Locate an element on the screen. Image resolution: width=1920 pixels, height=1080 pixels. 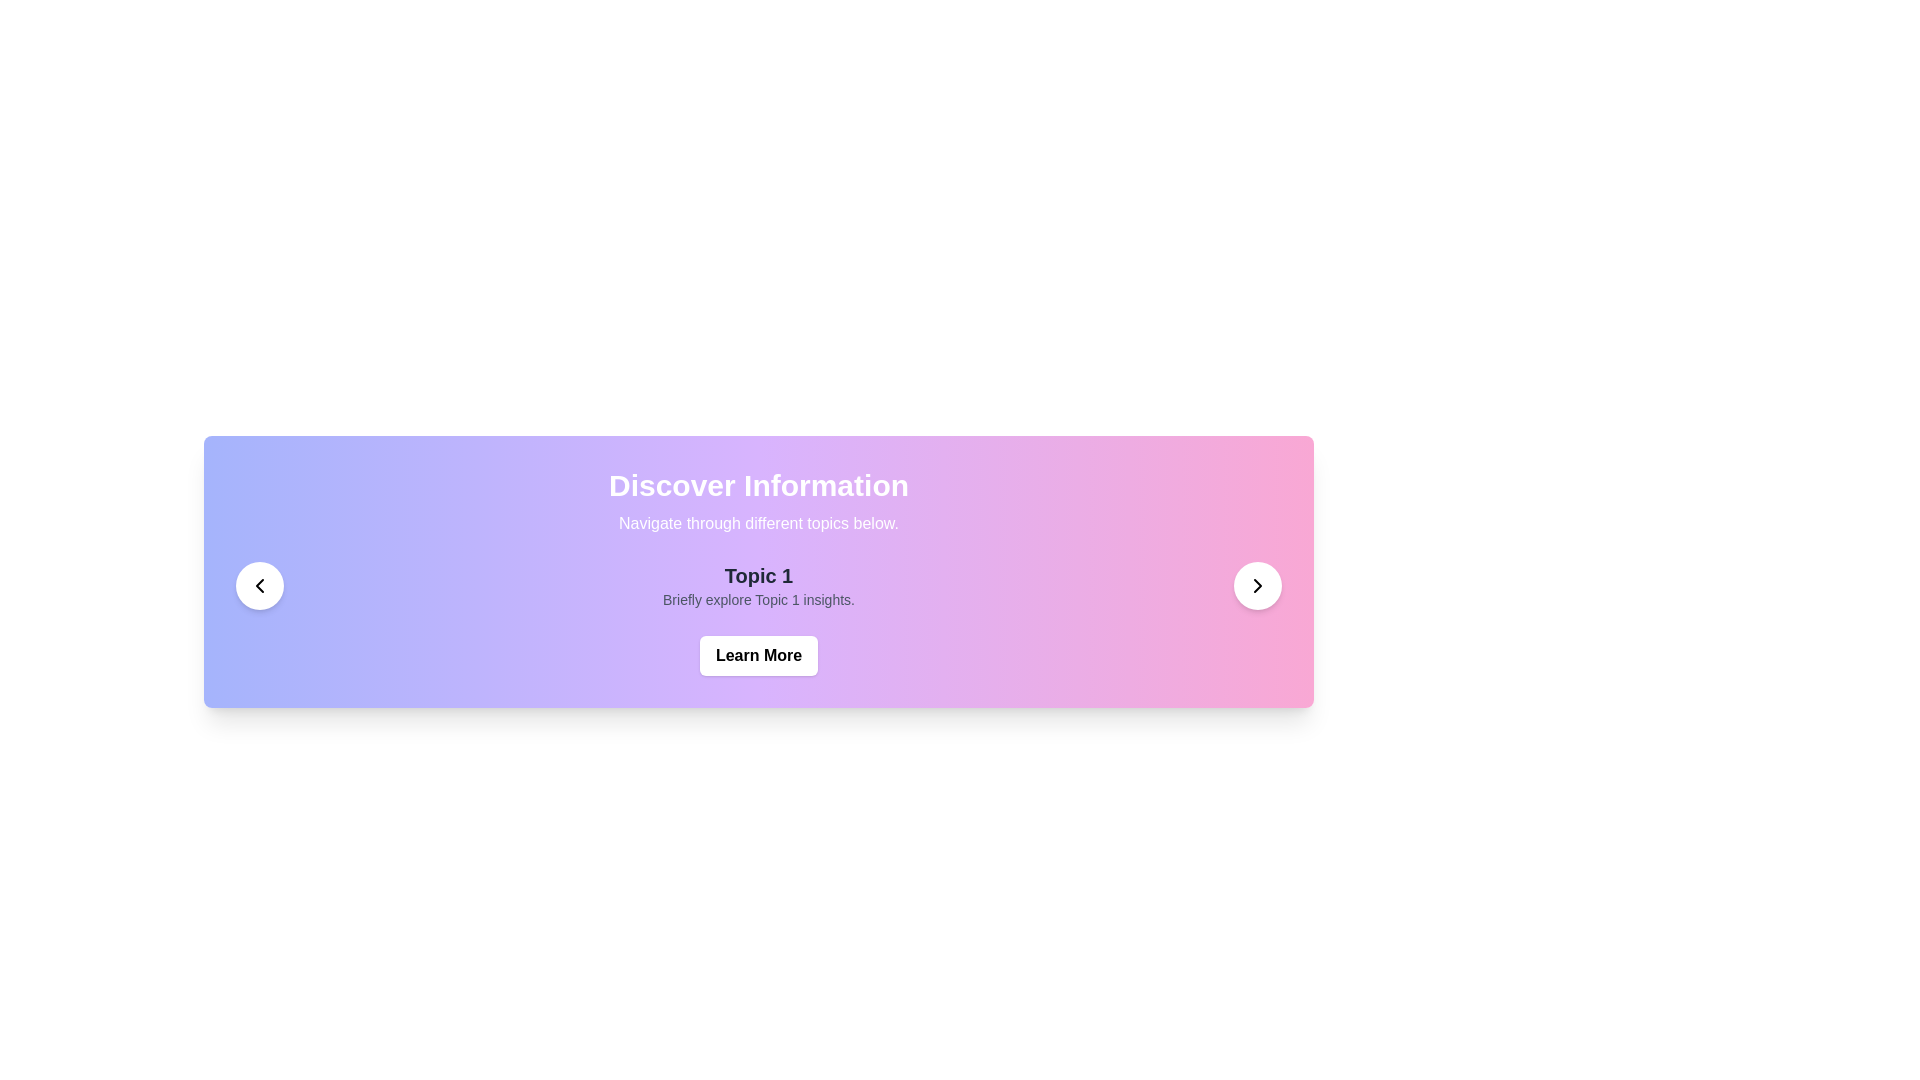
the 'Learn More' button with a white background and black text located at the center-bottom of the card titled 'Discover Information' is located at coordinates (757, 655).